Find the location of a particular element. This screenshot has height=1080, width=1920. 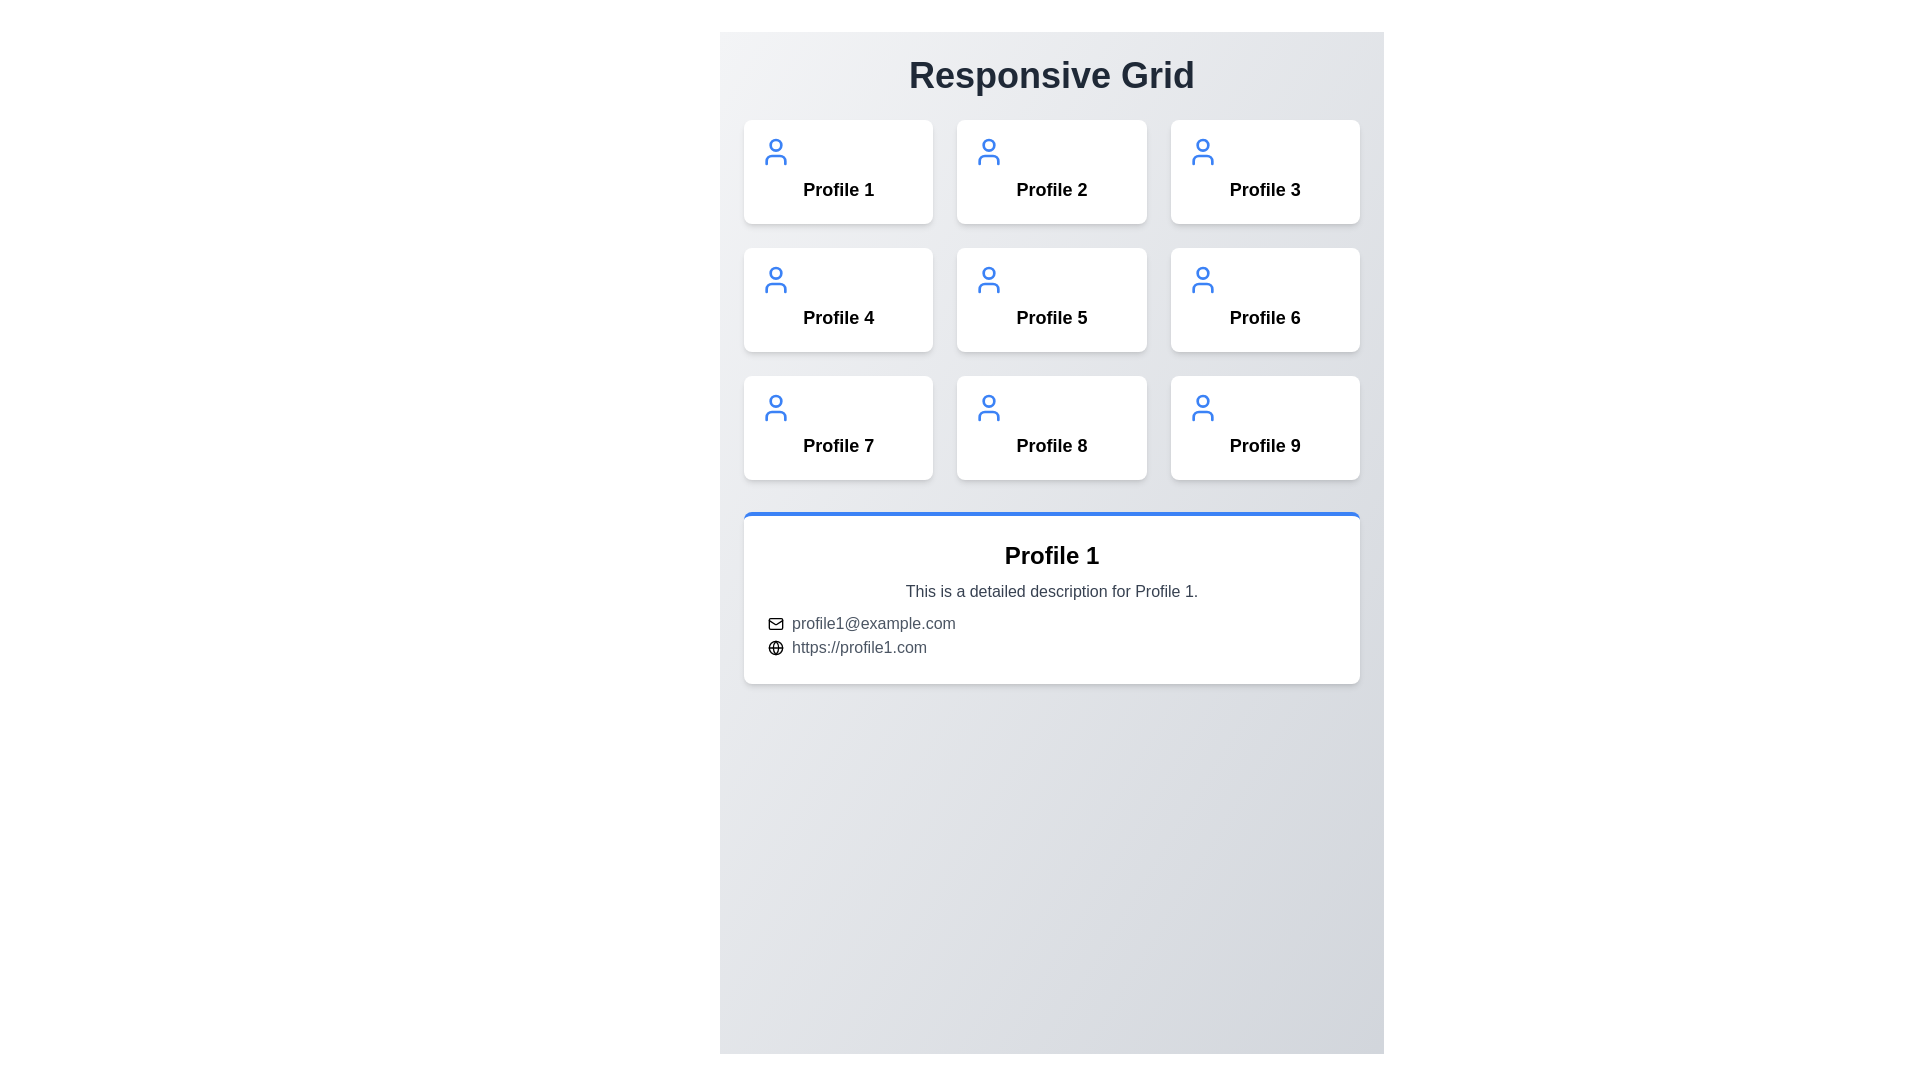

the Text Label that serves as the title for the card 'Profile 1', located at the top of the card section is located at coordinates (1050, 555).